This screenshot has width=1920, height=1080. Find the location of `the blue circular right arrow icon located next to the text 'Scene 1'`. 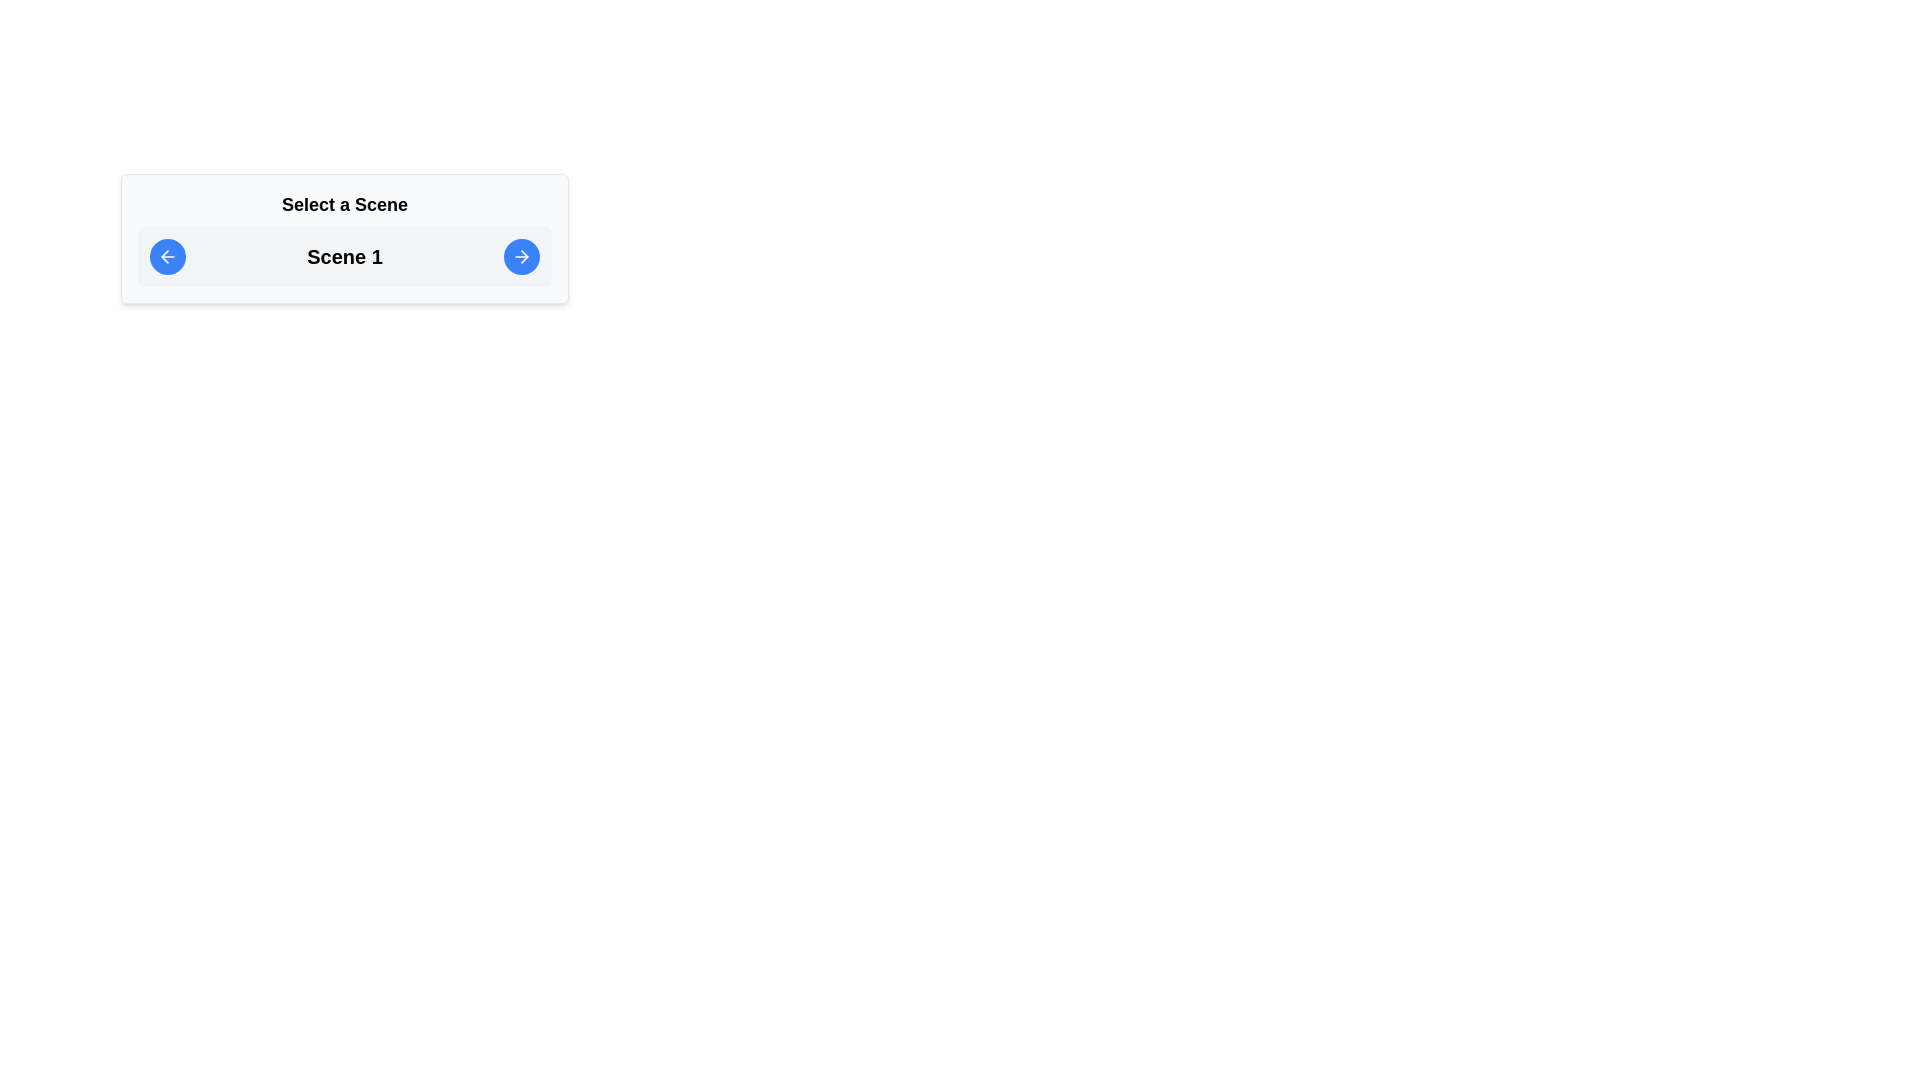

the blue circular right arrow icon located next to the text 'Scene 1' is located at coordinates (522, 256).